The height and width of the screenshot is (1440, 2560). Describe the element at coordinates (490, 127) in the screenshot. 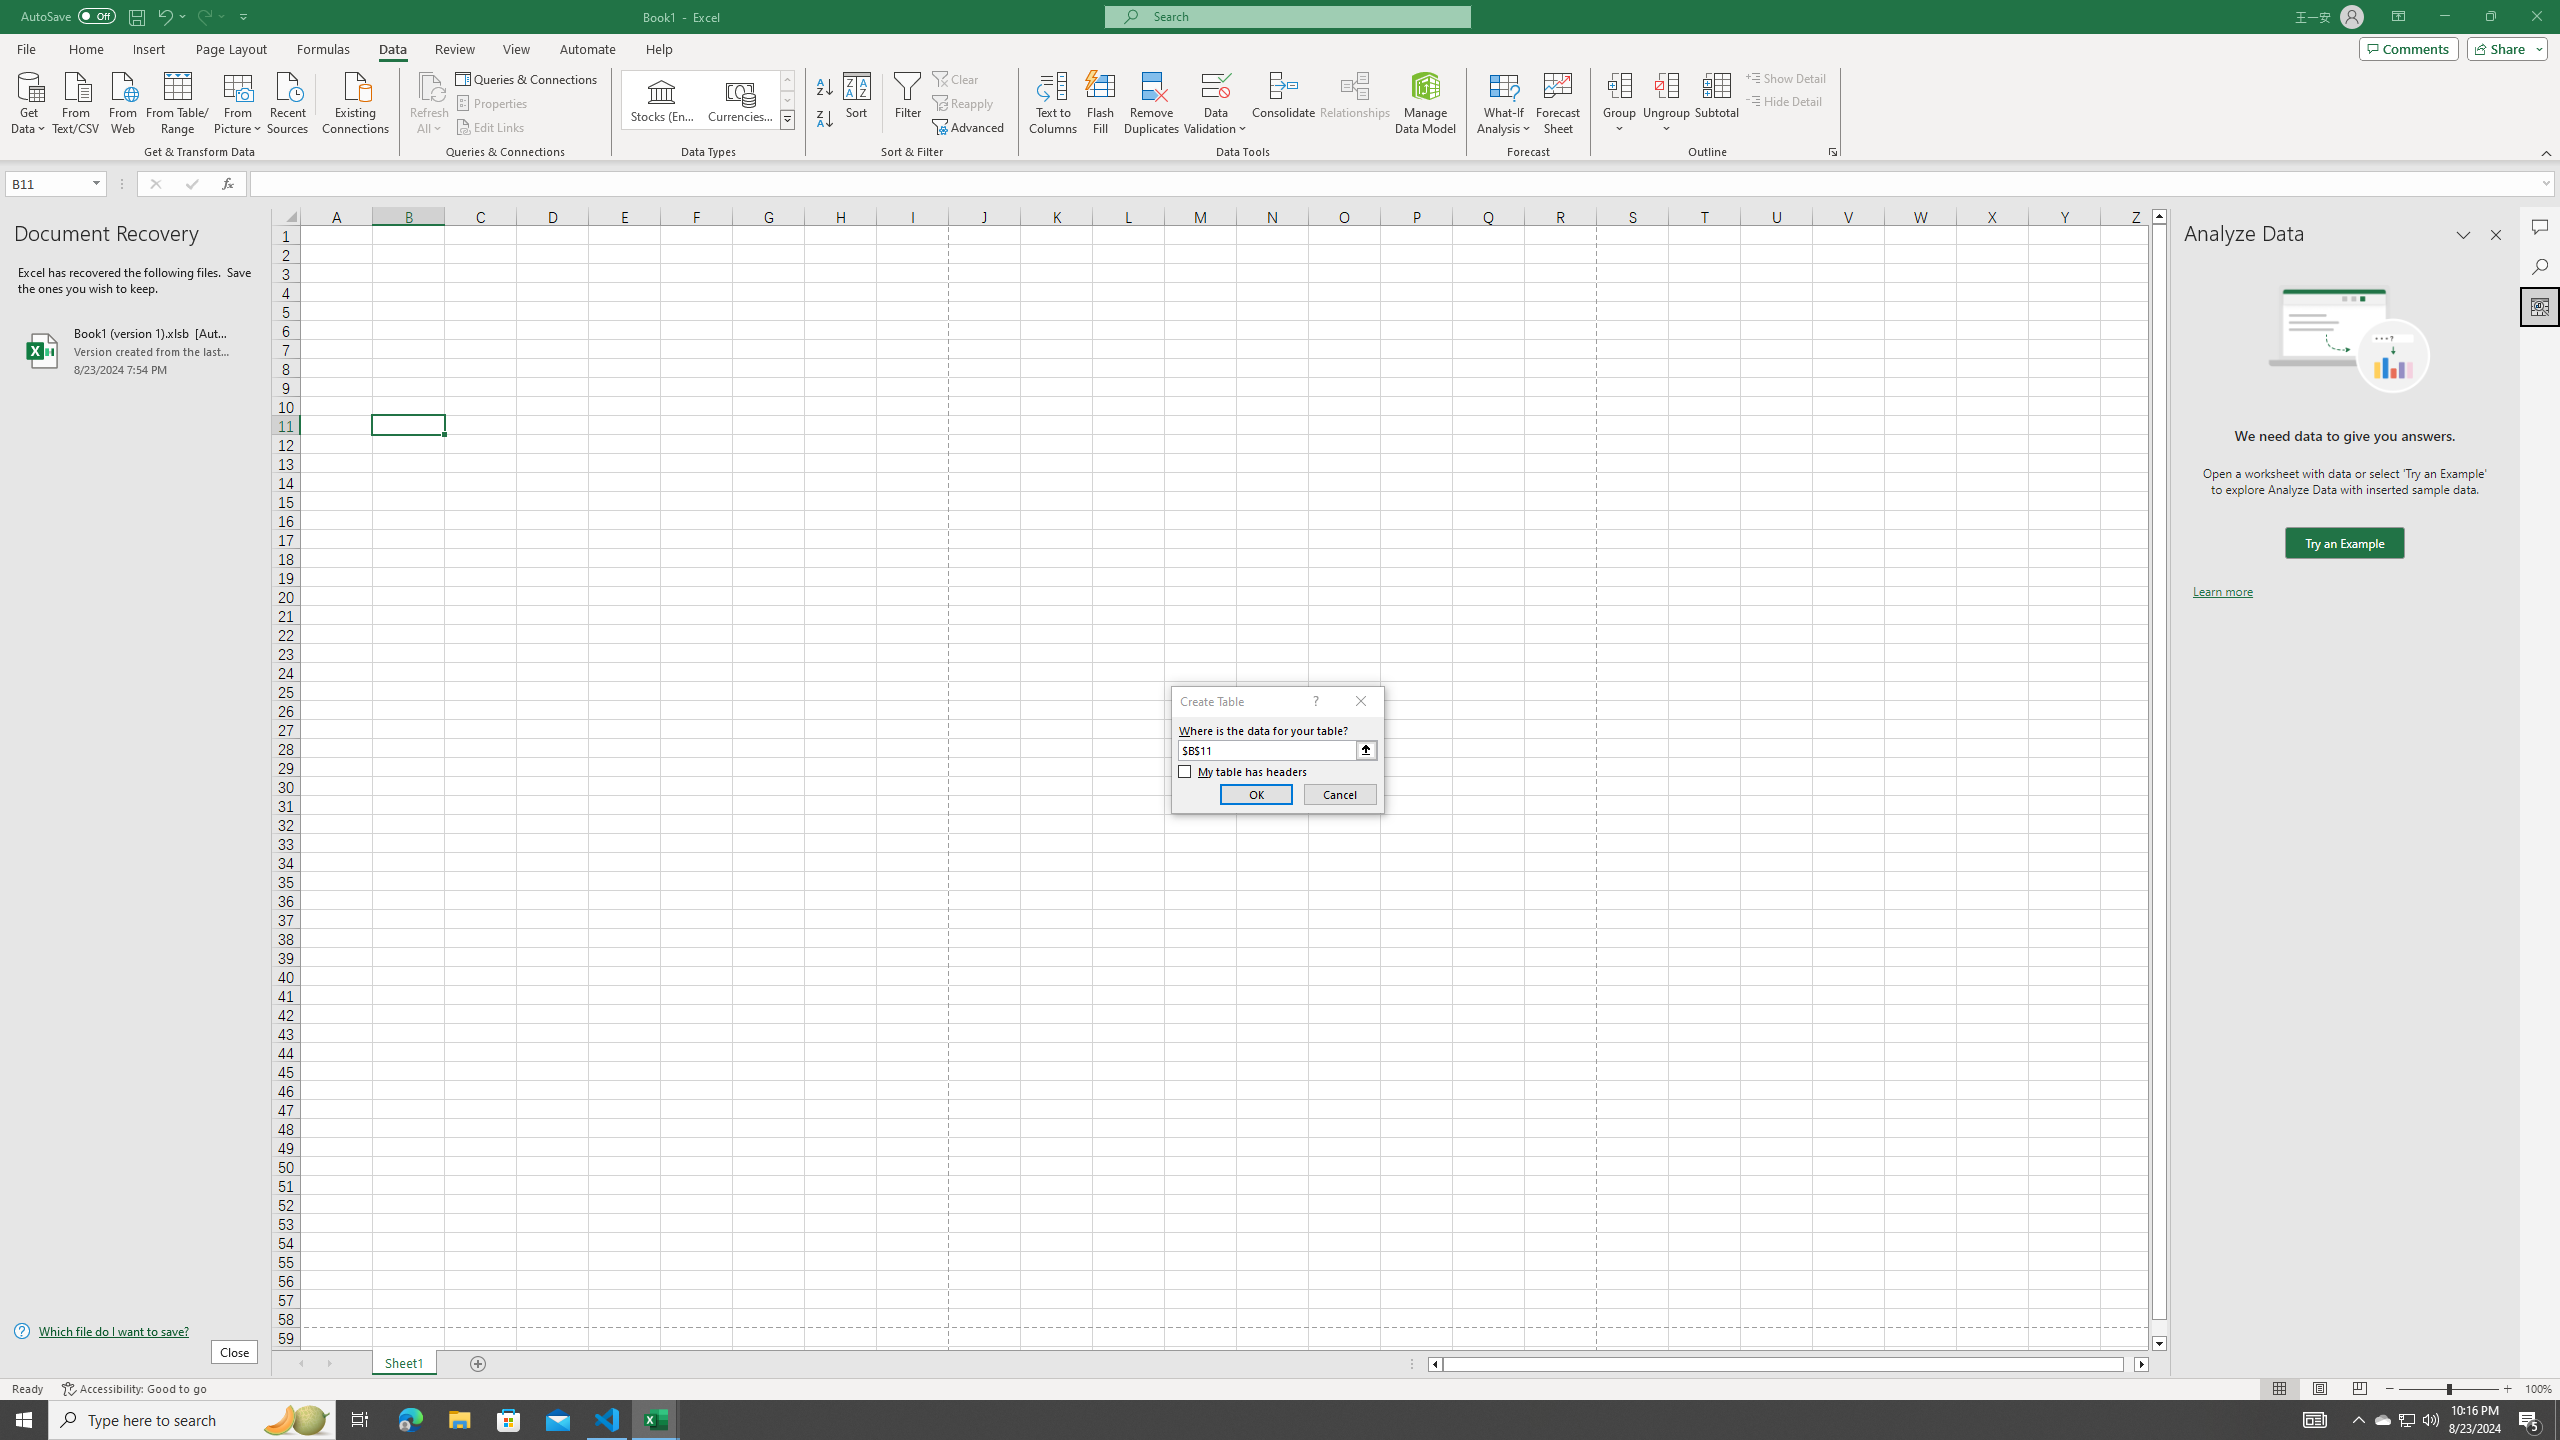

I see `'Edit Links'` at that location.